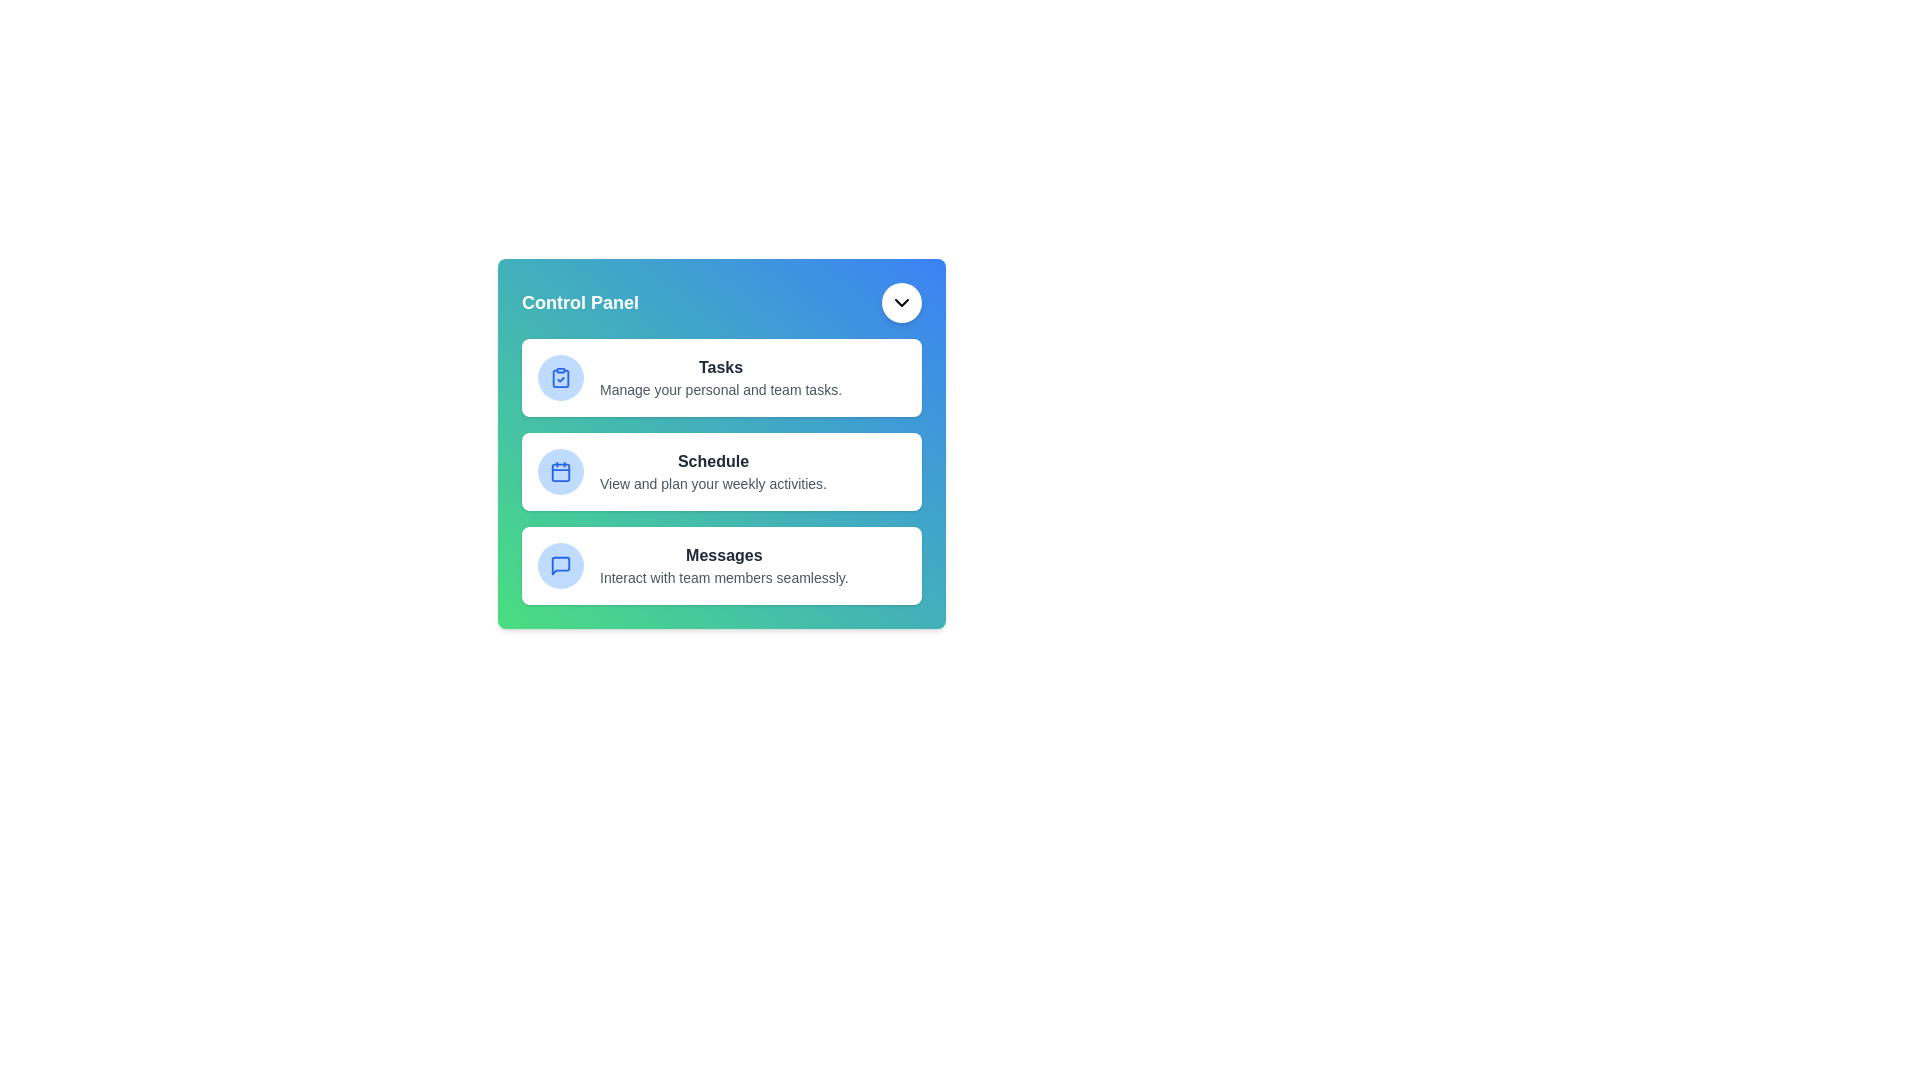 The height and width of the screenshot is (1080, 1920). I want to click on the chevron button to toggle the menu, so click(901, 303).